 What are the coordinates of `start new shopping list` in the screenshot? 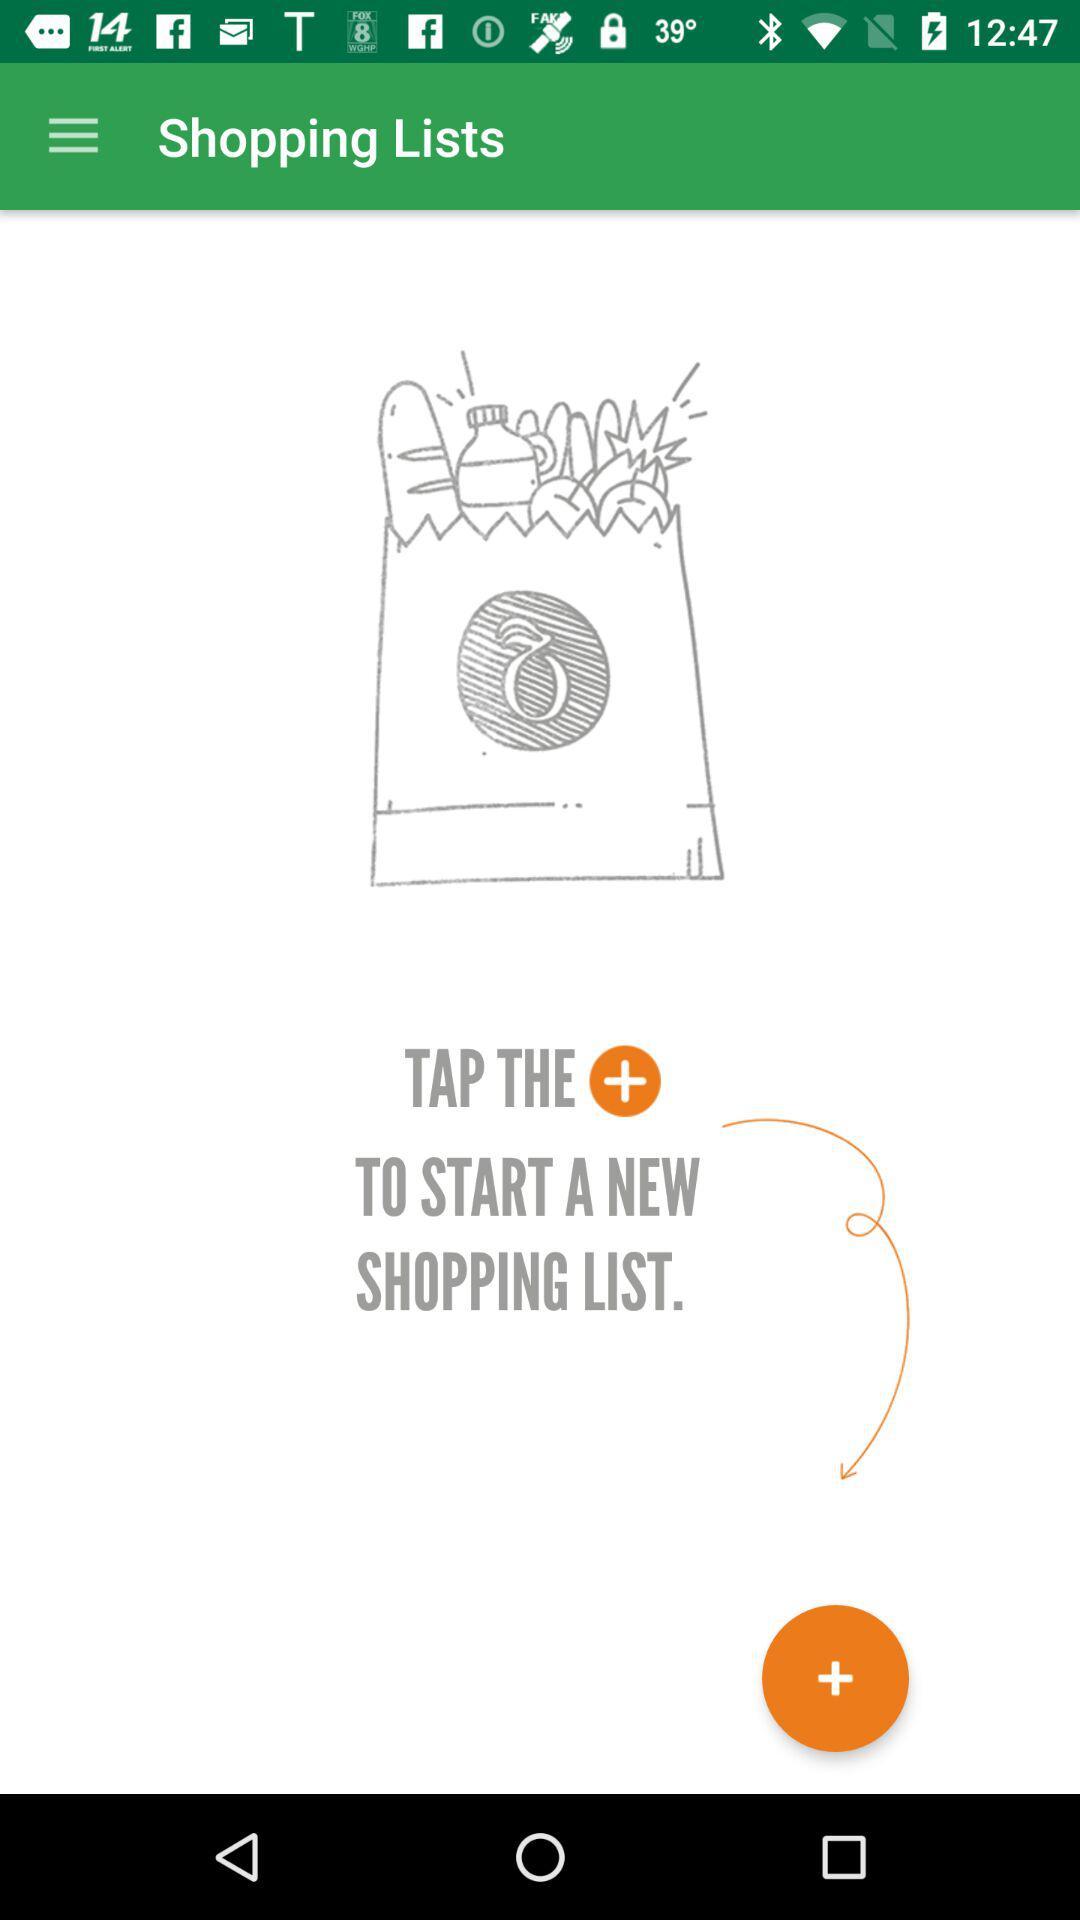 It's located at (835, 1678).